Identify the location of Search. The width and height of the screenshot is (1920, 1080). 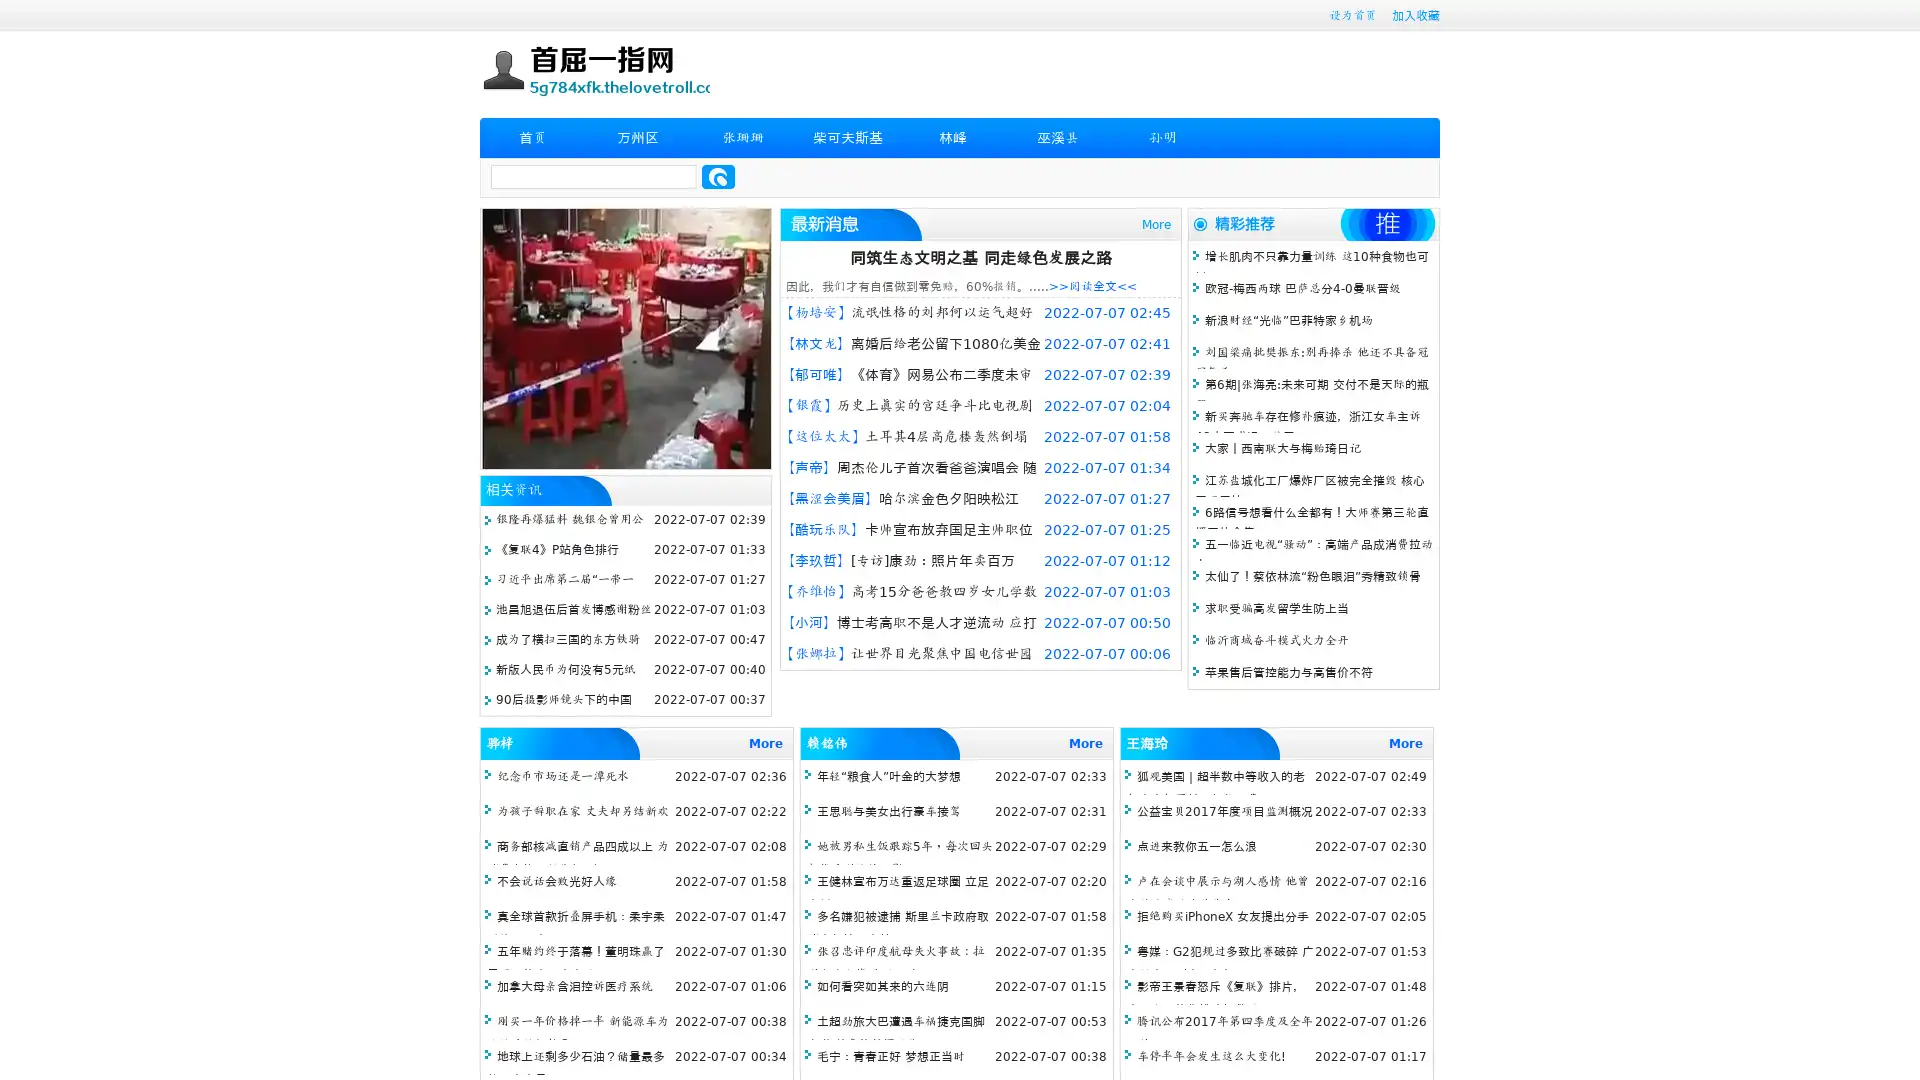
(718, 176).